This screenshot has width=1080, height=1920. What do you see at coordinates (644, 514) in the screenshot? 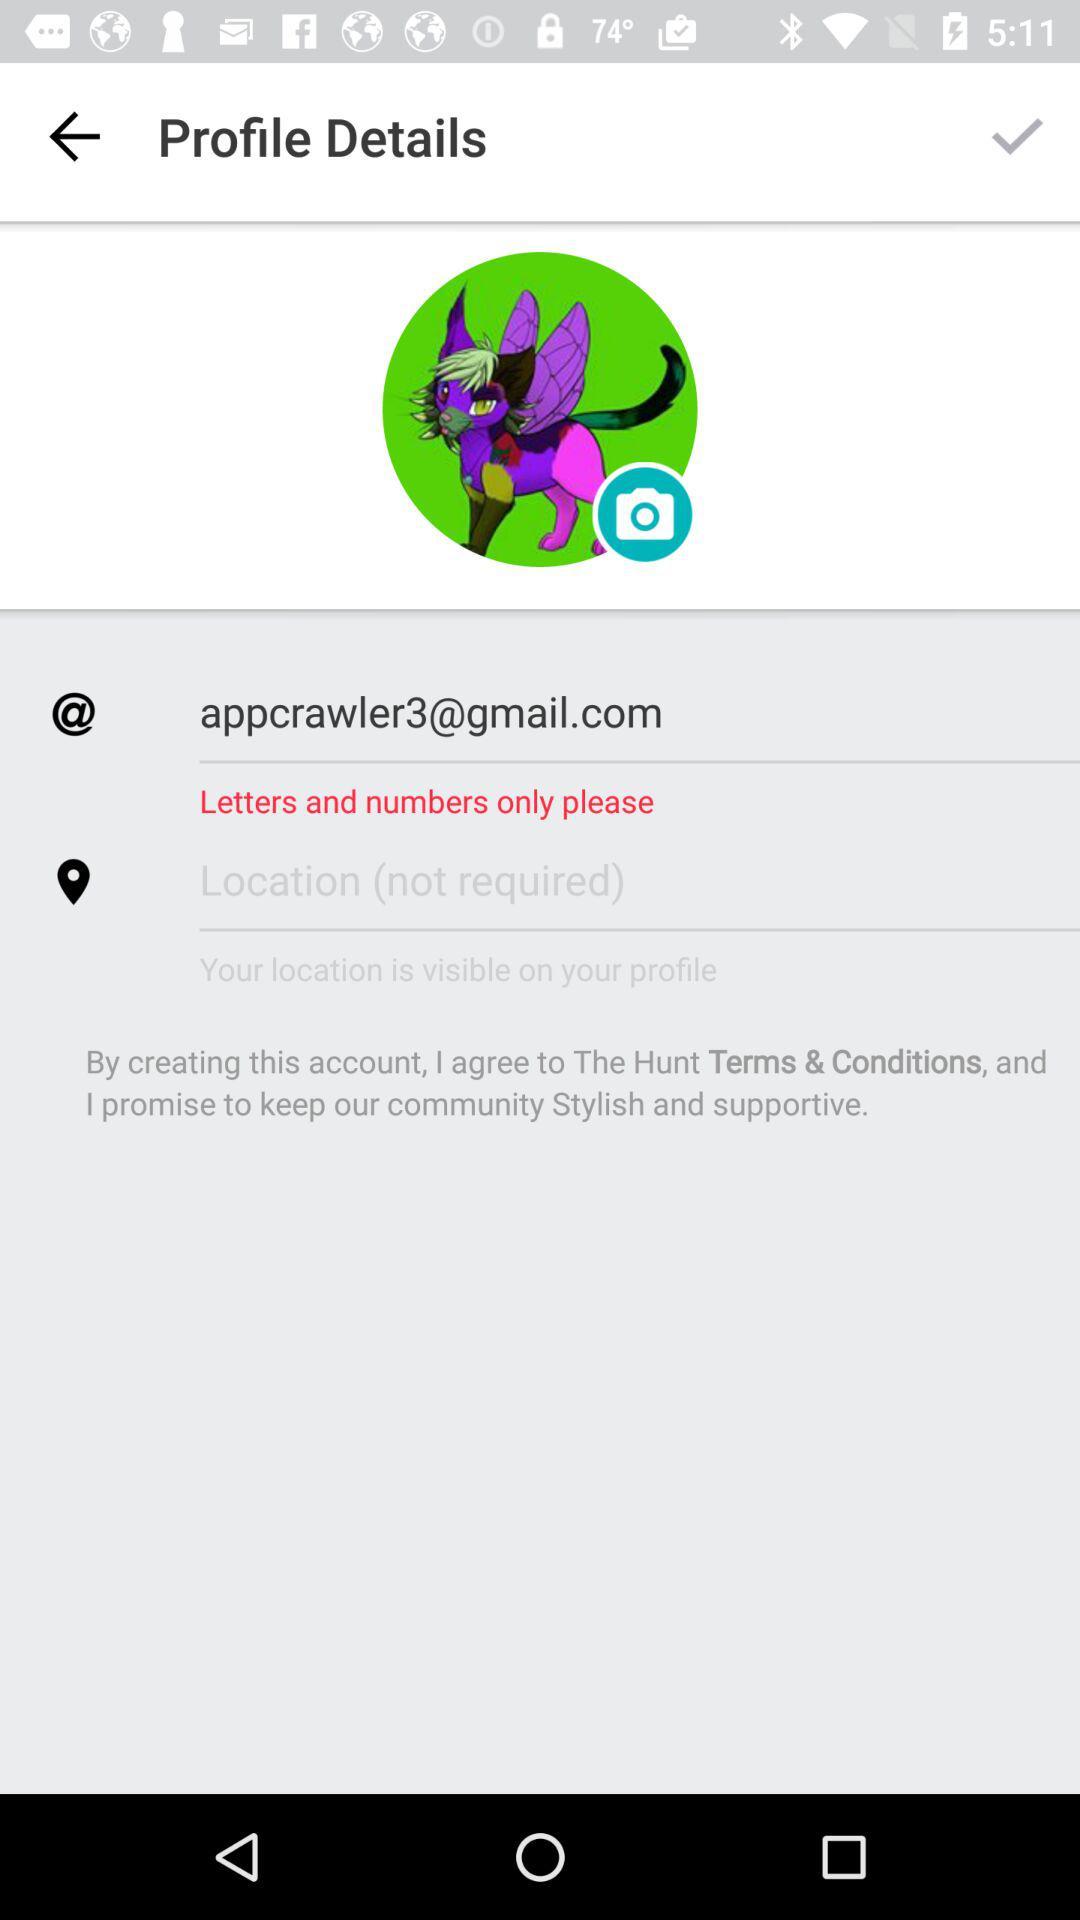
I see `the photo icon` at bounding box center [644, 514].